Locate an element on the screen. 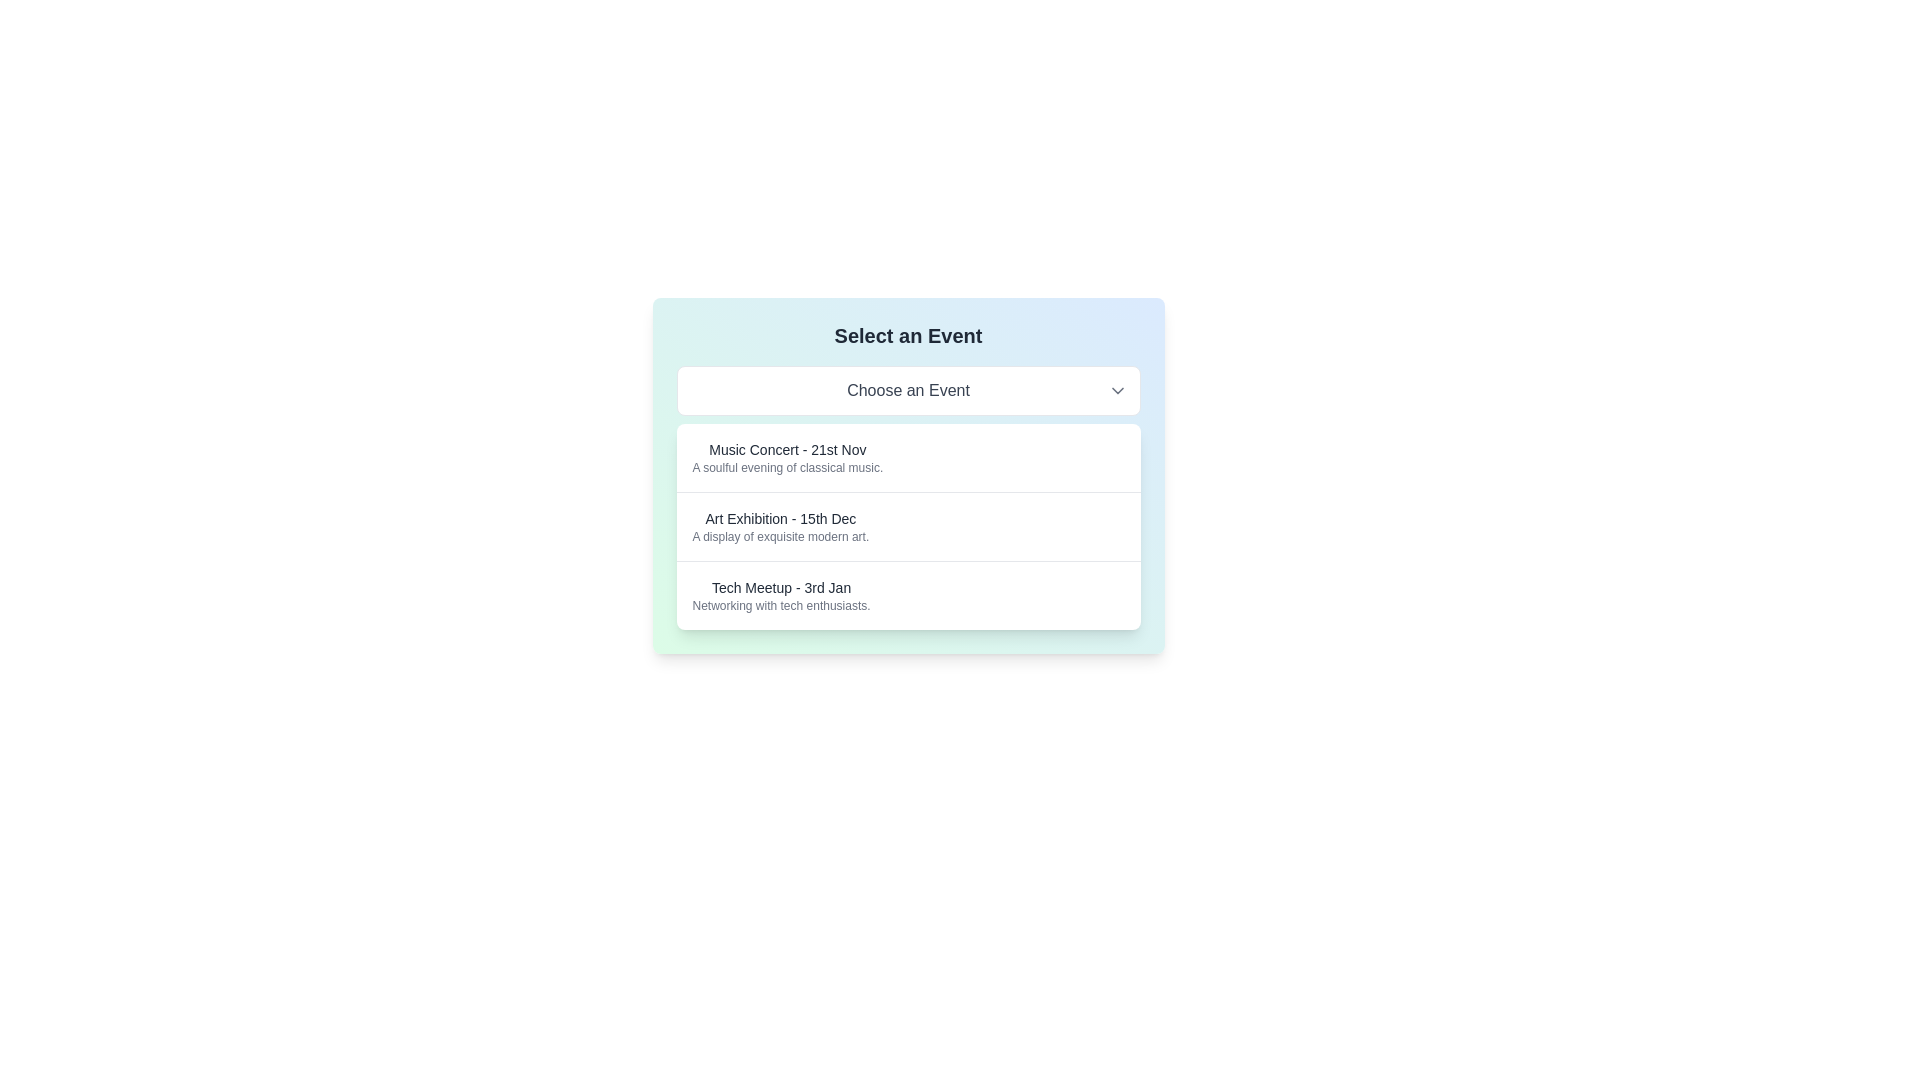 Image resolution: width=1920 pixels, height=1080 pixels. the event list item representing an event with a title and description is located at coordinates (907, 526).